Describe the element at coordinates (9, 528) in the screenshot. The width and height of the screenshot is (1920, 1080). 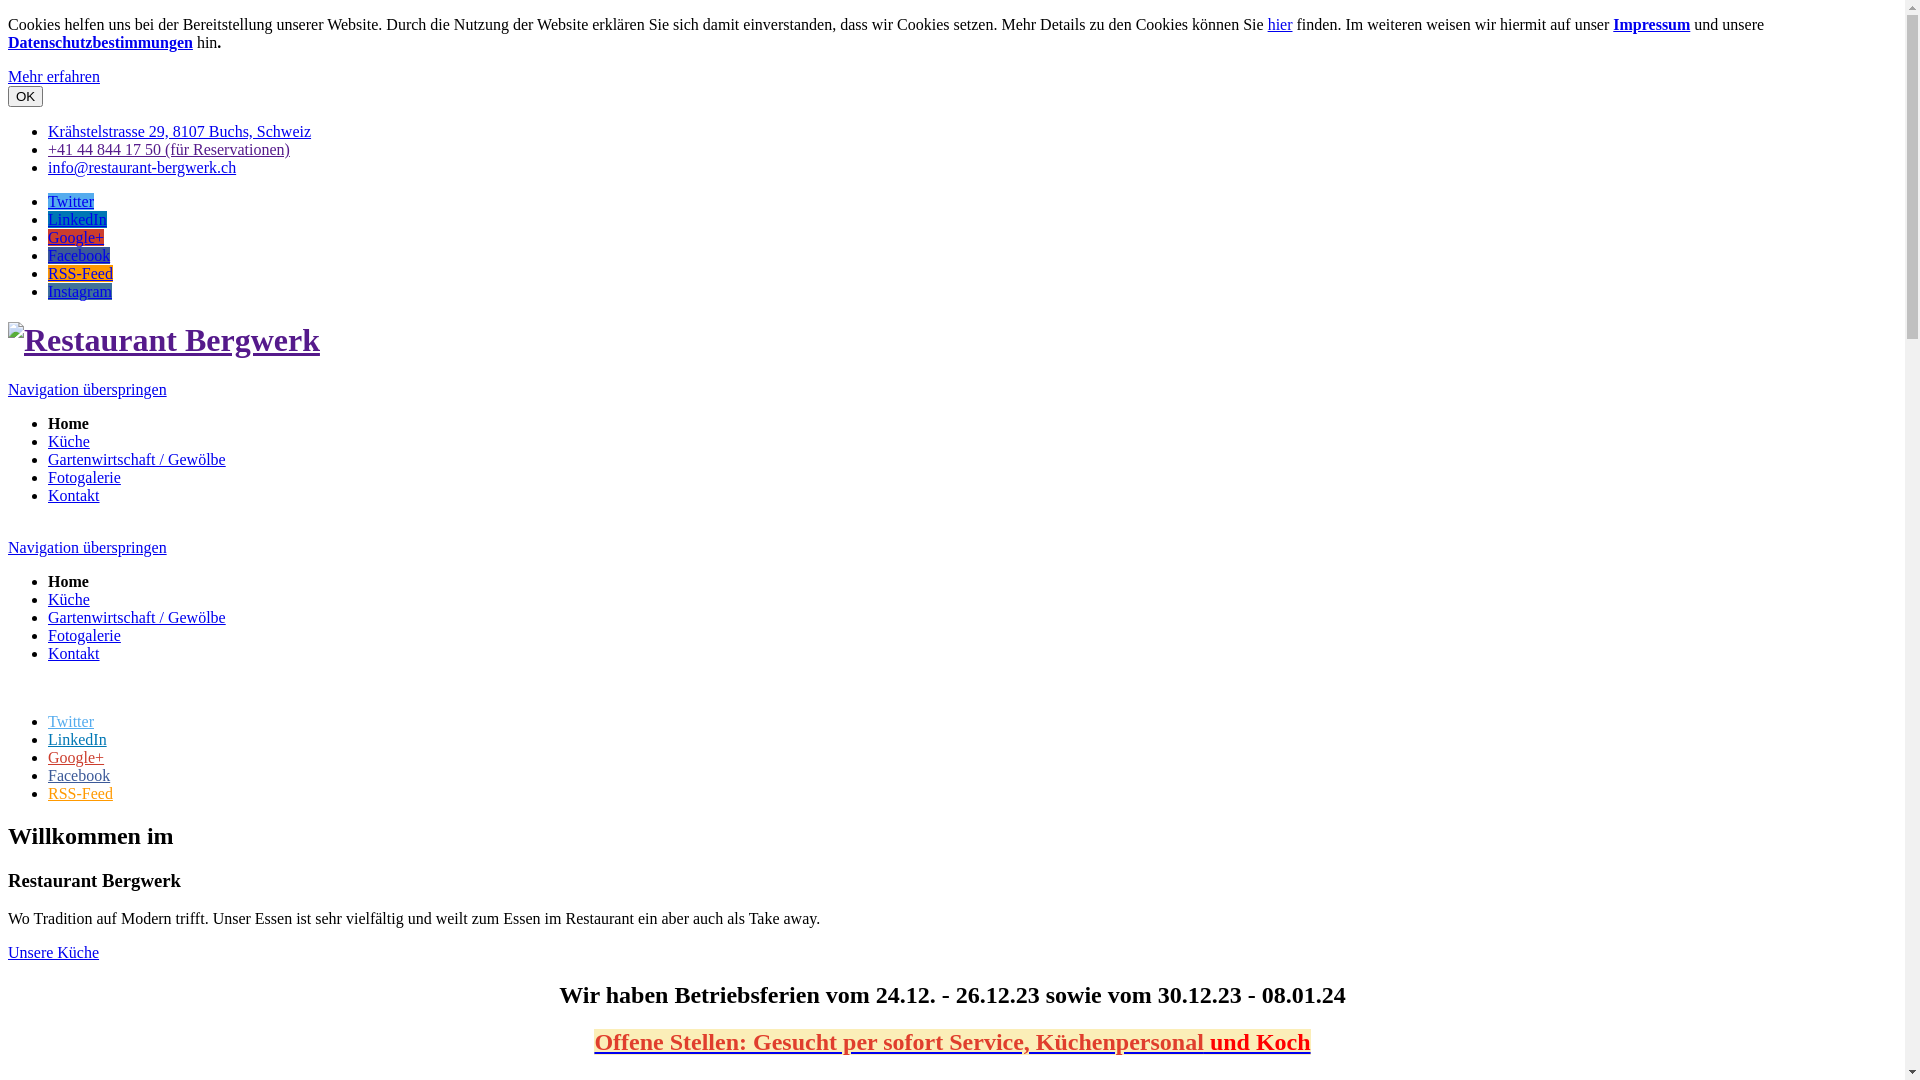
I see `' '` at that location.